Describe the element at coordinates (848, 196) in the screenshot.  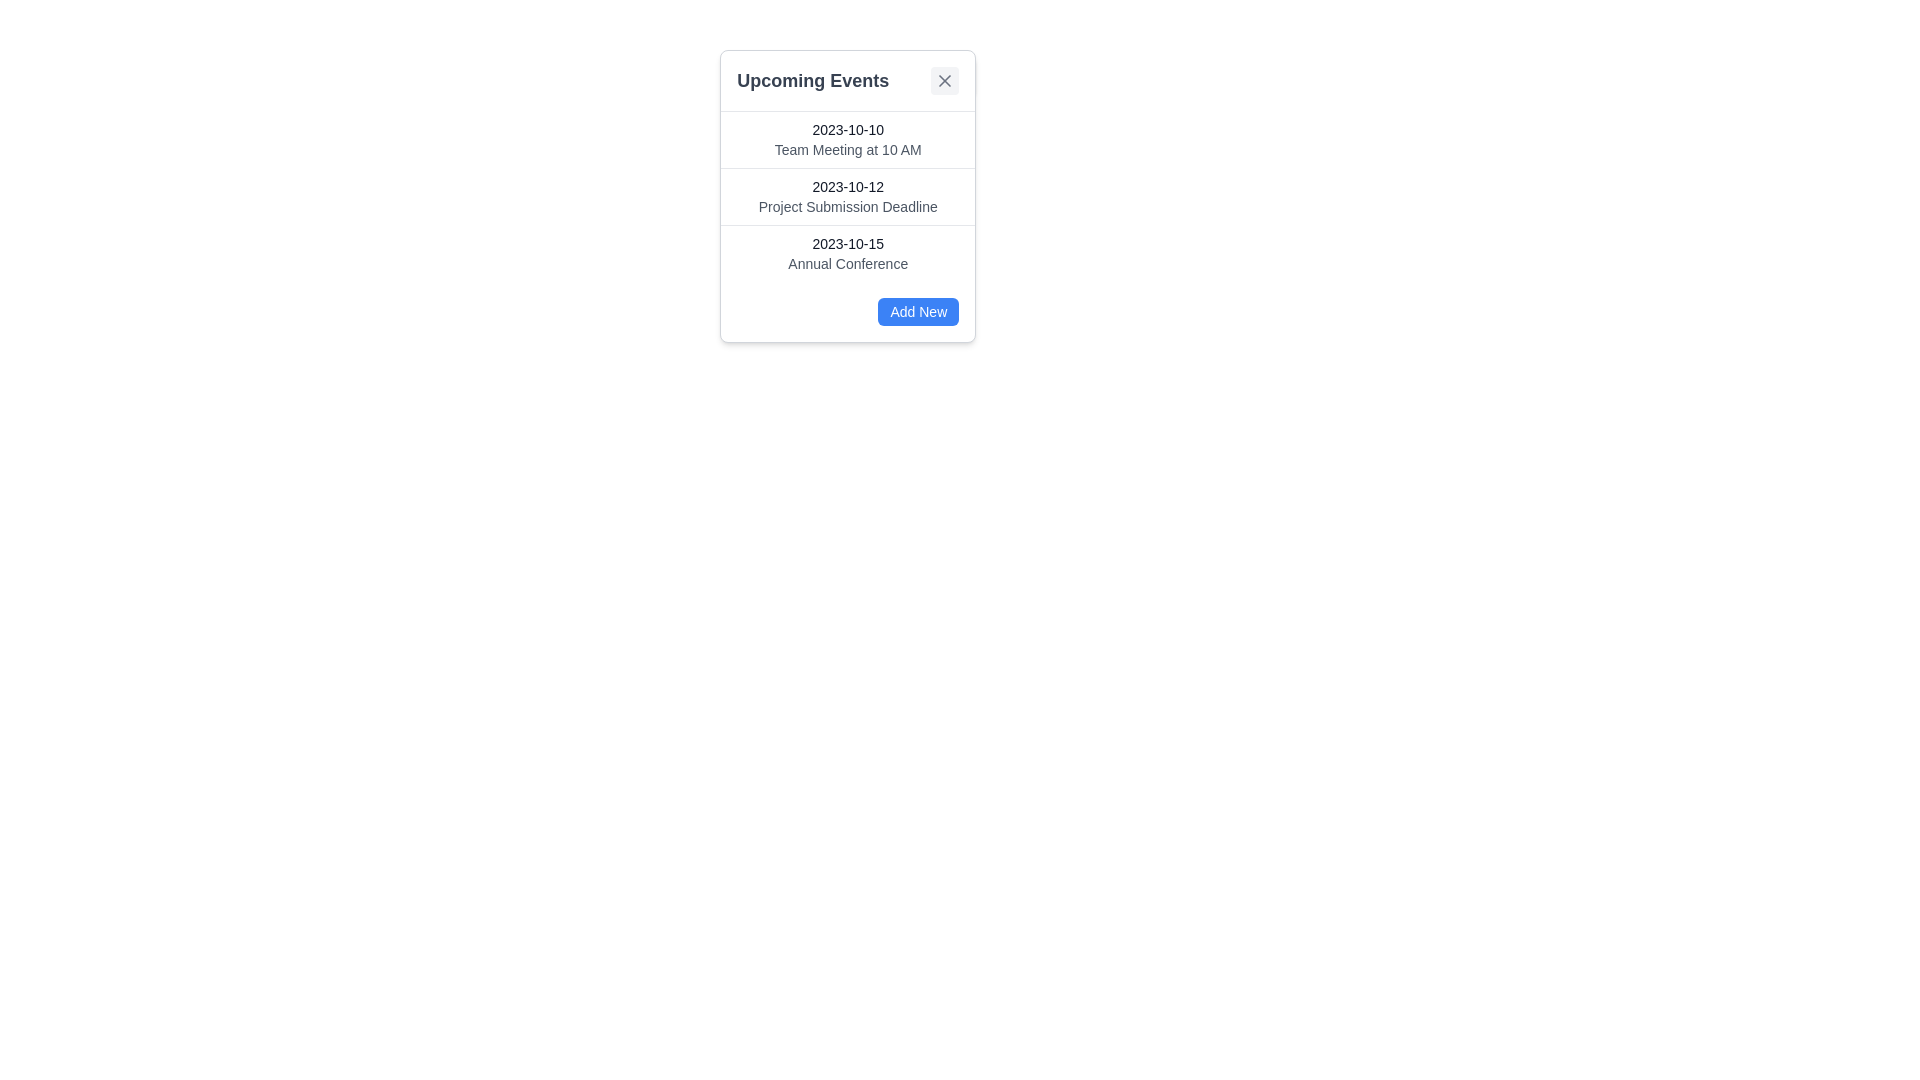
I see `the second text block displaying a date and description within the 'Upcoming Events' card, located between 'Team Meeting at 10 AM' and 'Annual Conference'` at that location.